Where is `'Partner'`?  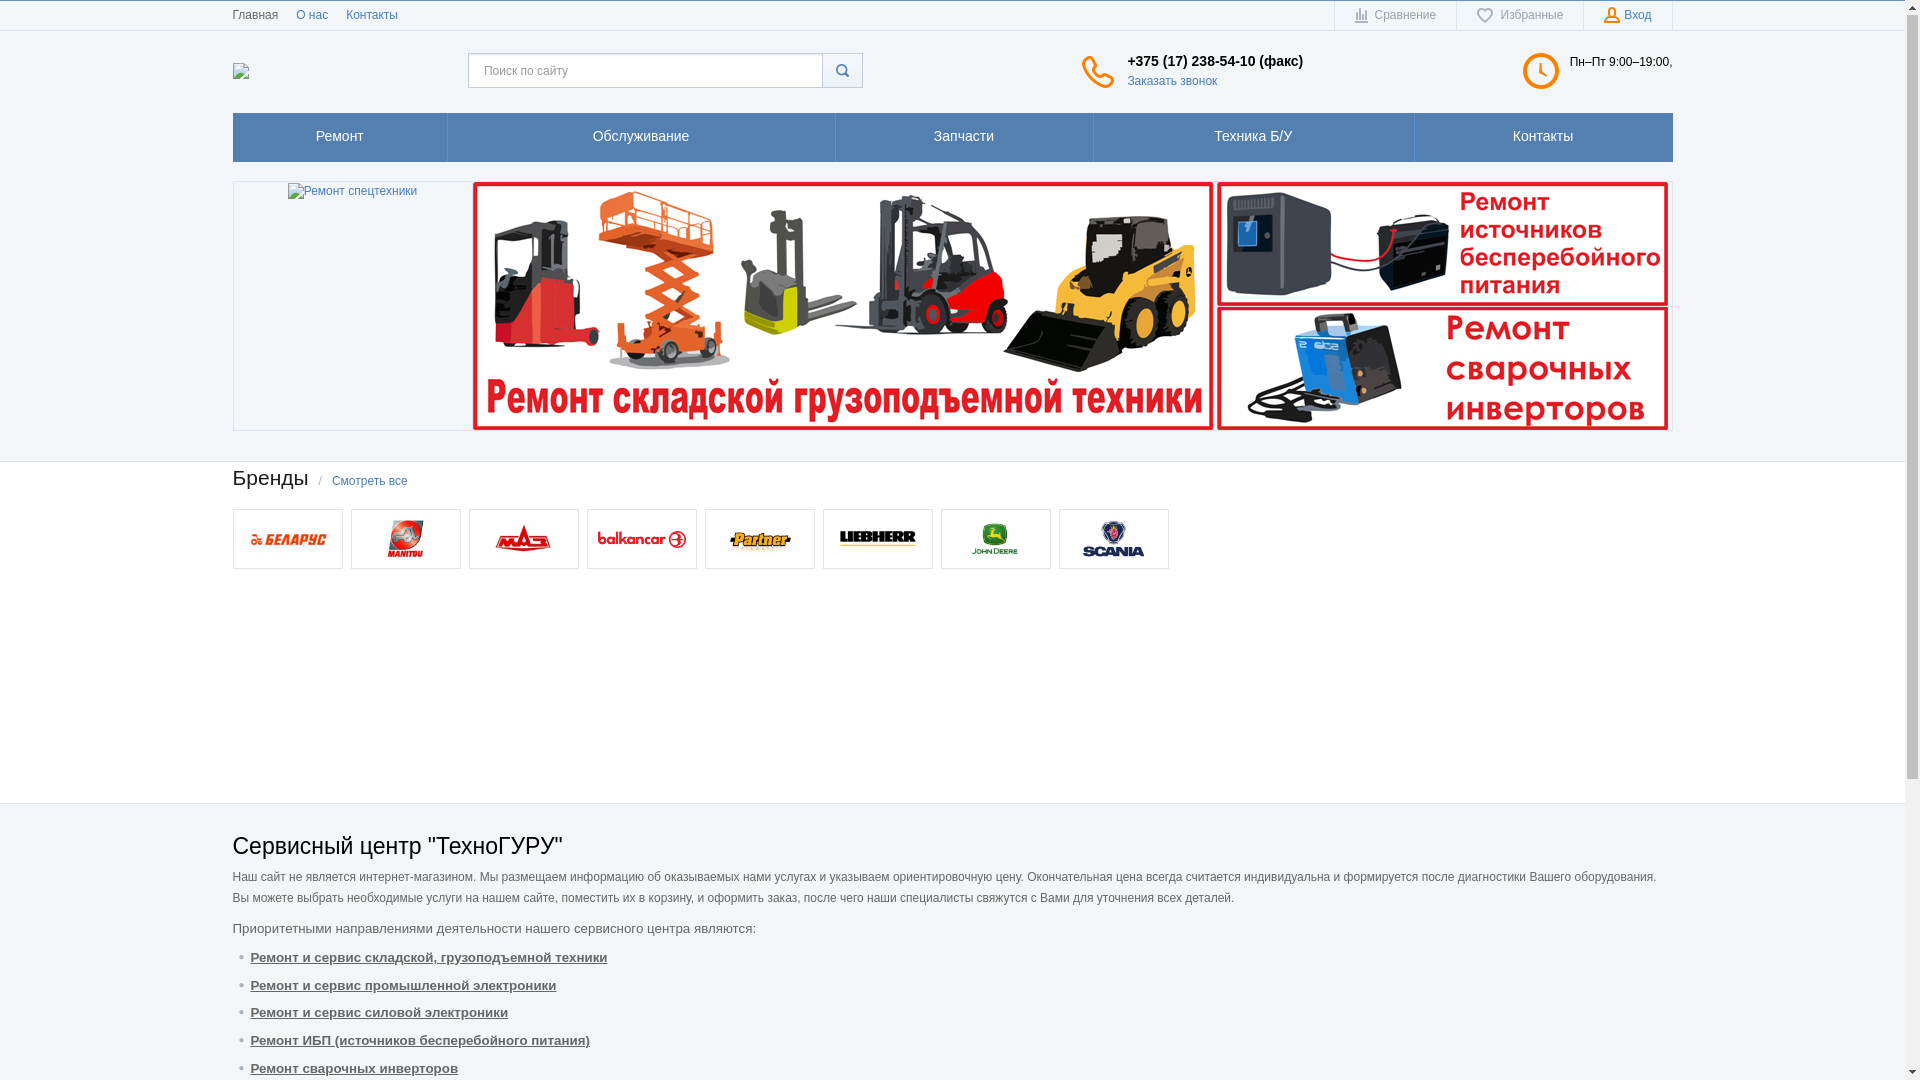
'Partner' is located at coordinates (758, 540).